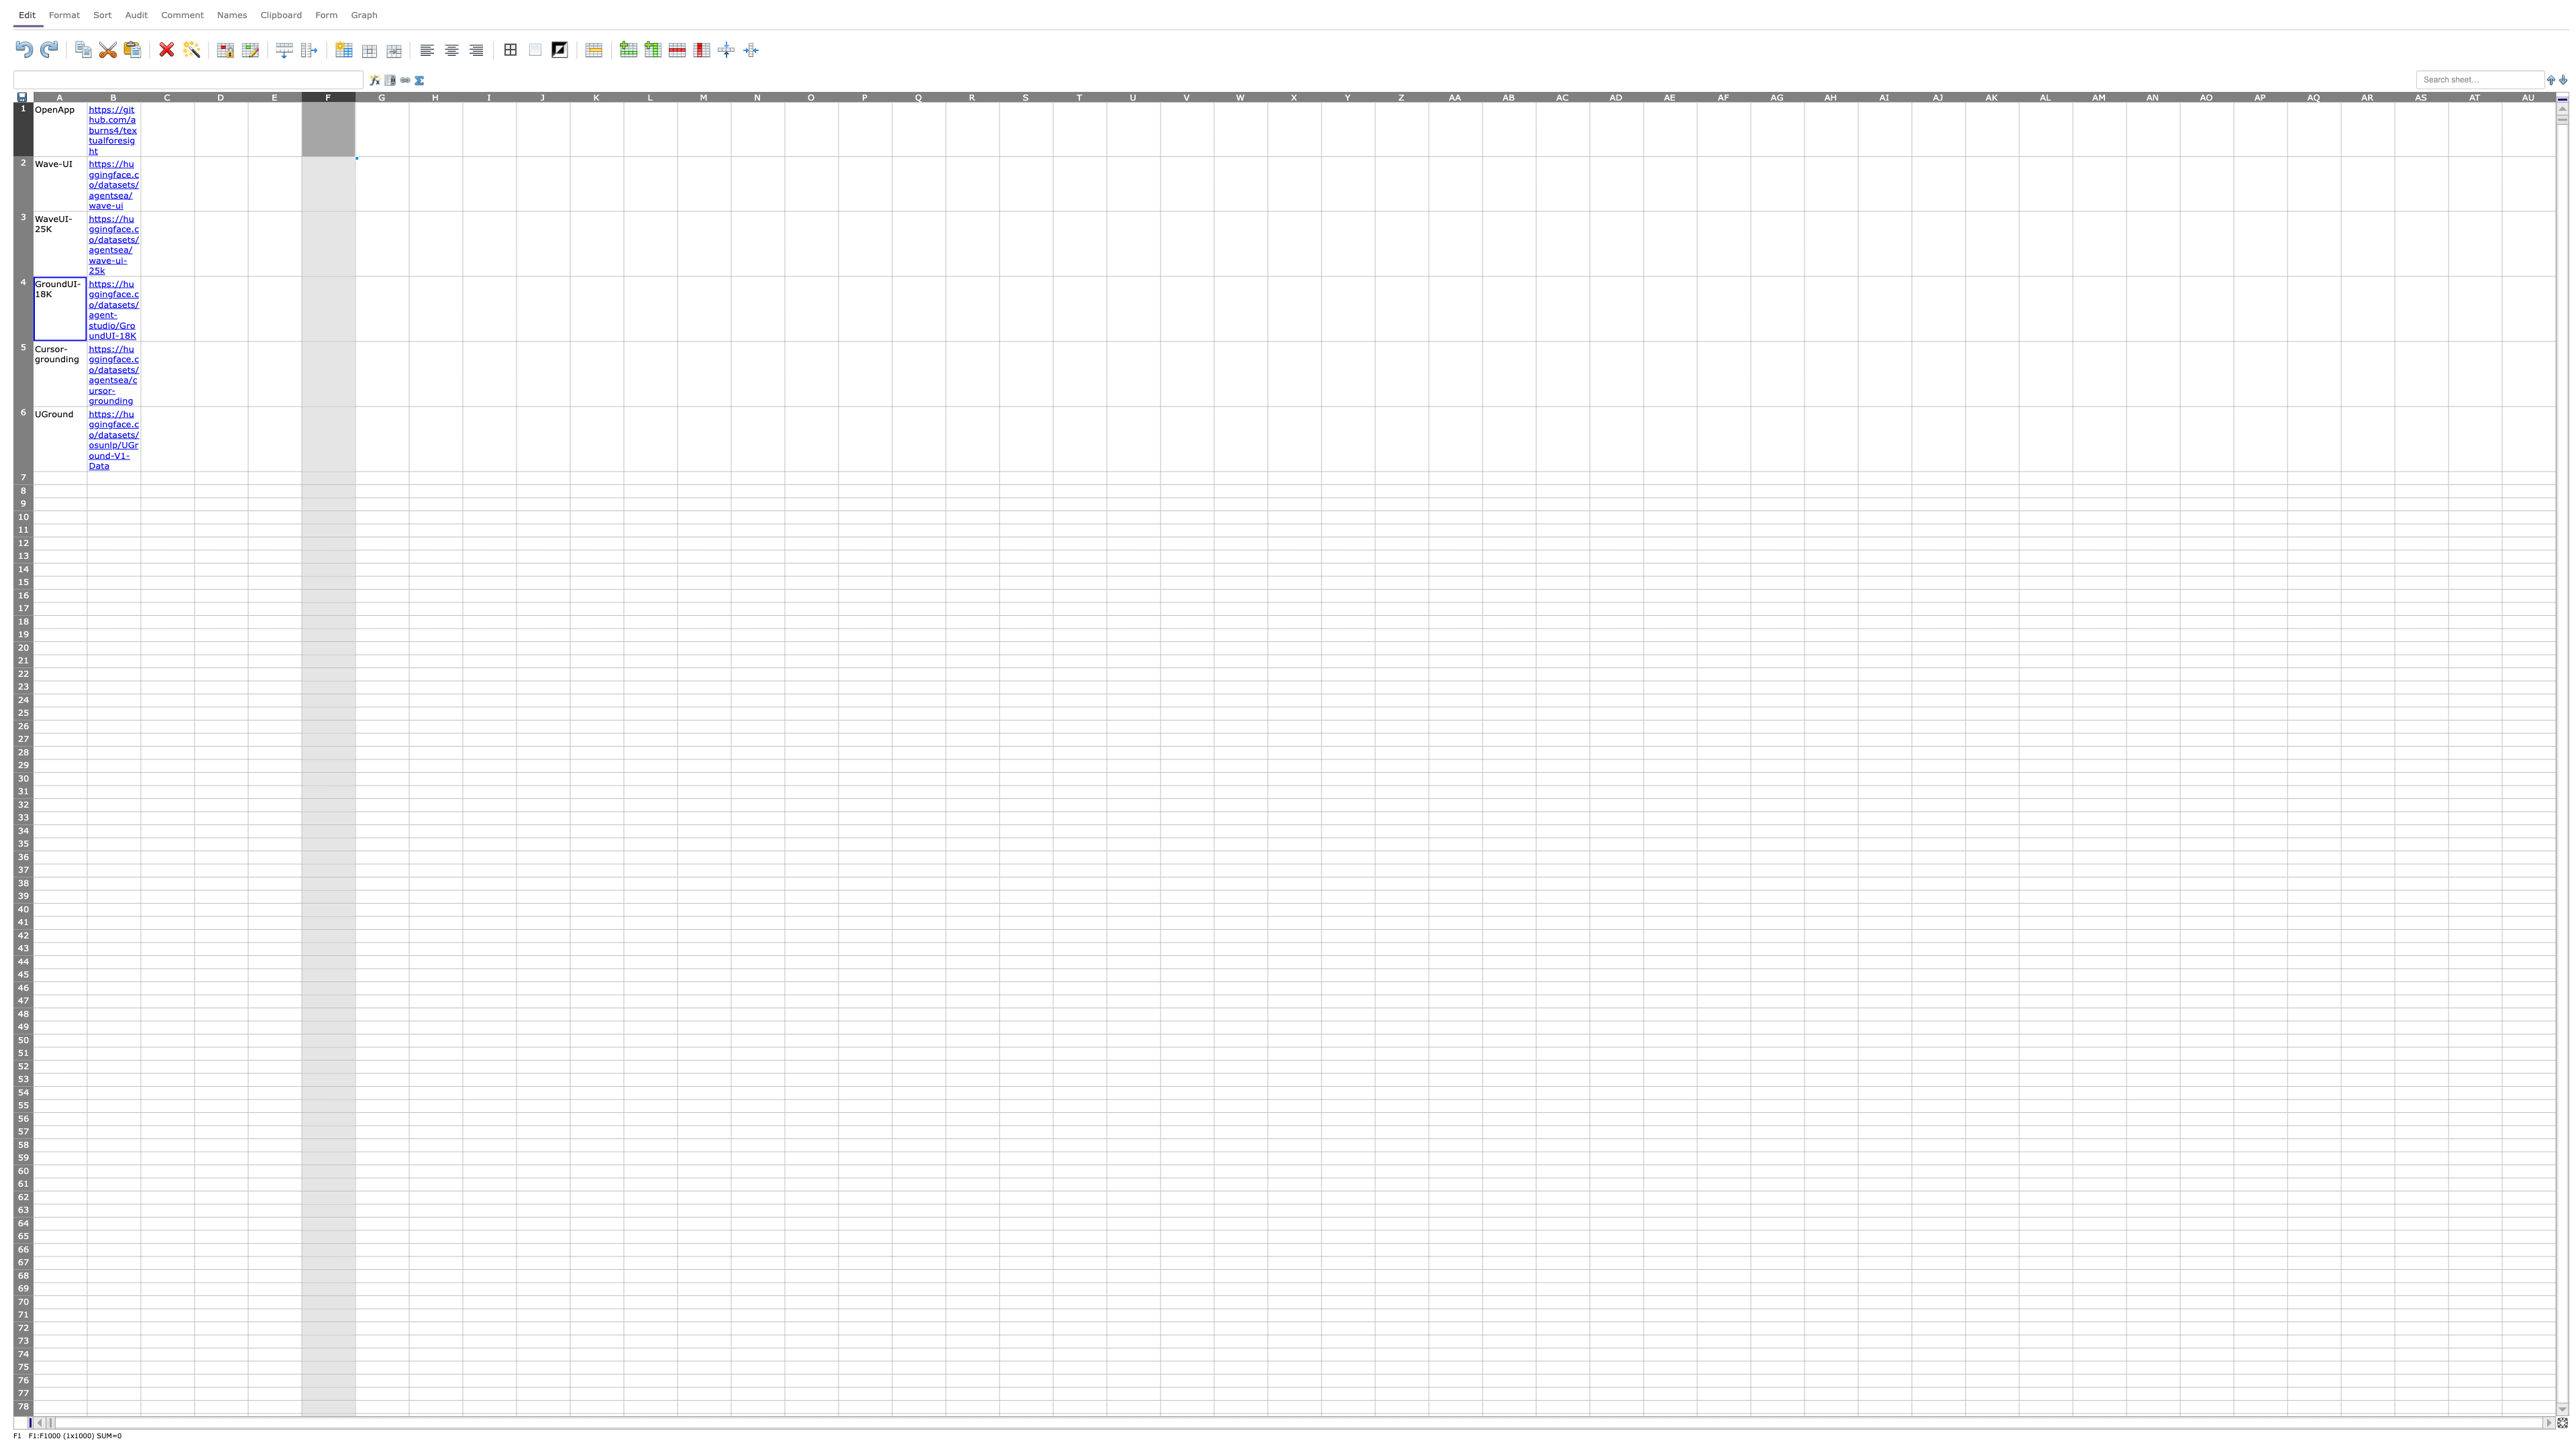 This screenshot has height=1449, width=2576. Describe the element at coordinates (702, 95) in the screenshot. I see `column M` at that location.